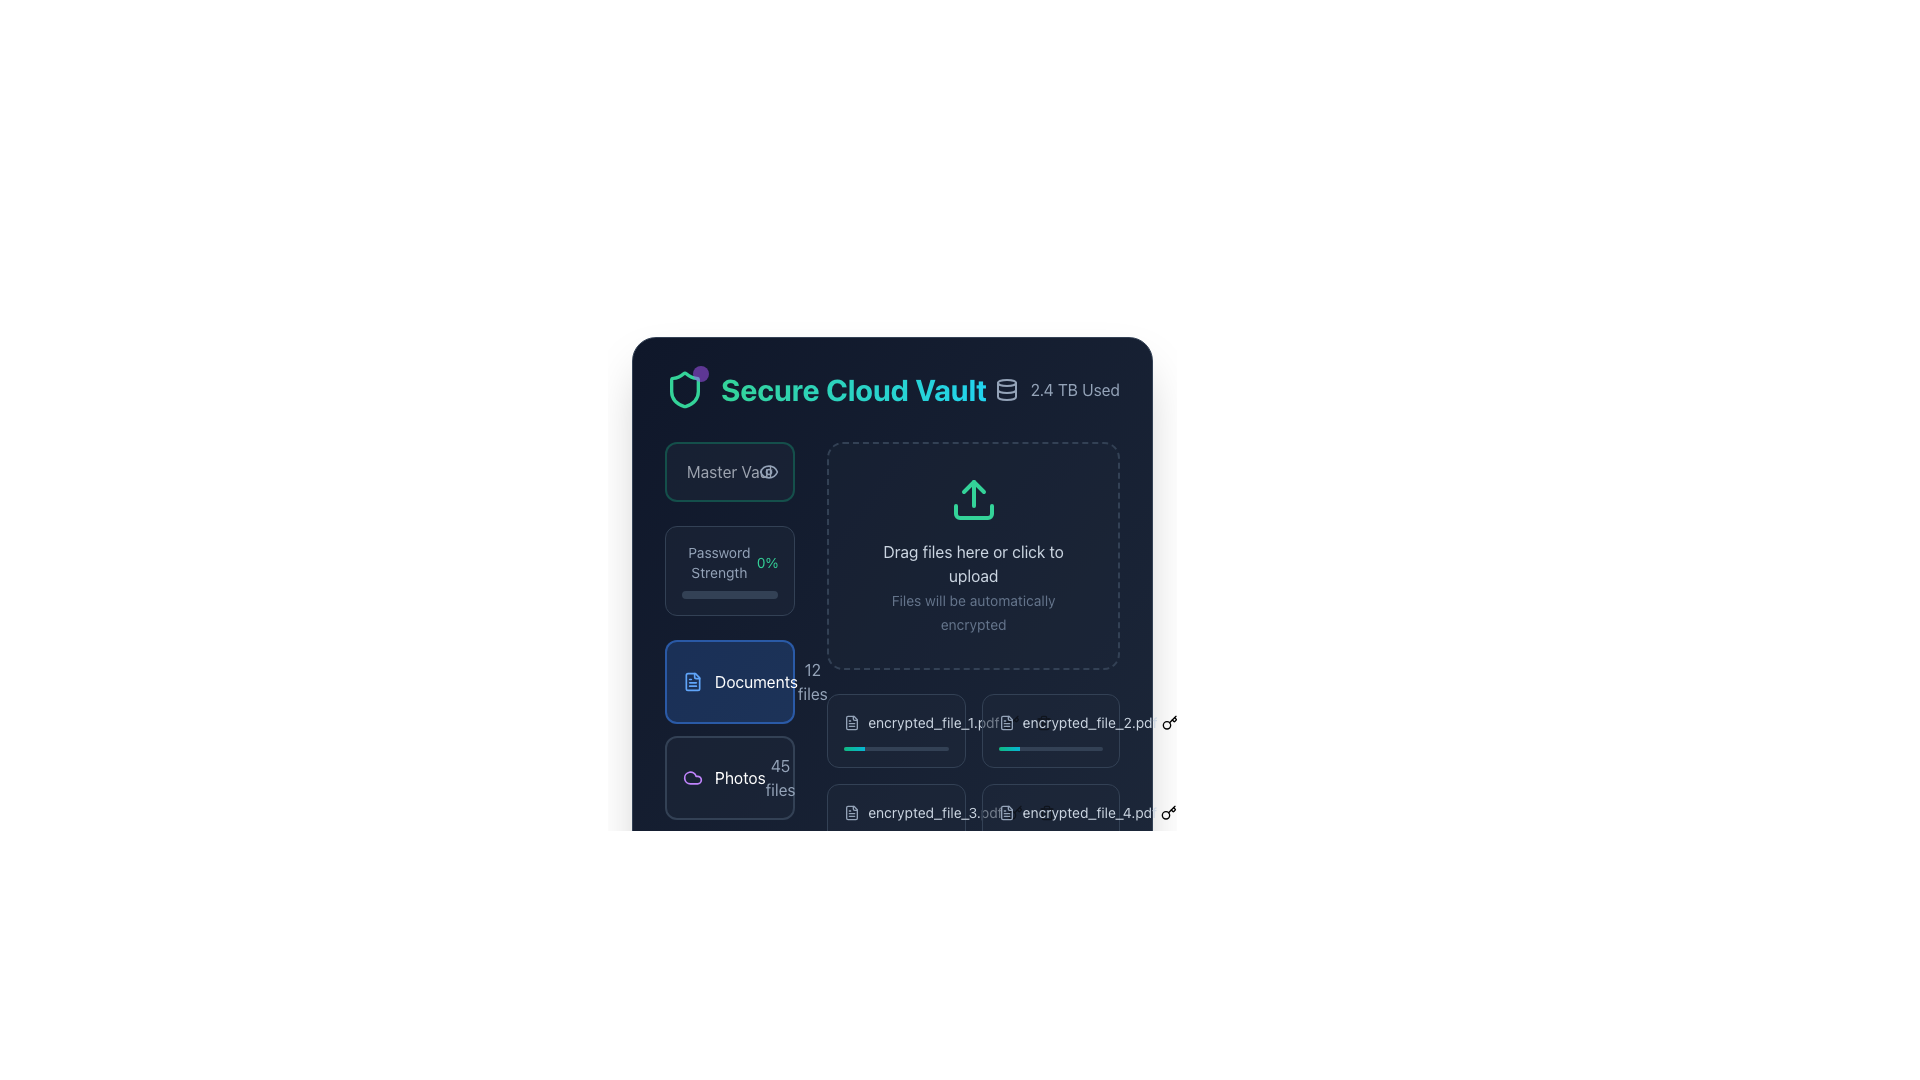 Image resolution: width=1920 pixels, height=1080 pixels. What do you see at coordinates (1006, 722) in the screenshot?
I see `the document icon, which is a rectangular outline with a folded corner, located in the navigational section next to the 'Documents' label` at bounding box center [1006, 722].